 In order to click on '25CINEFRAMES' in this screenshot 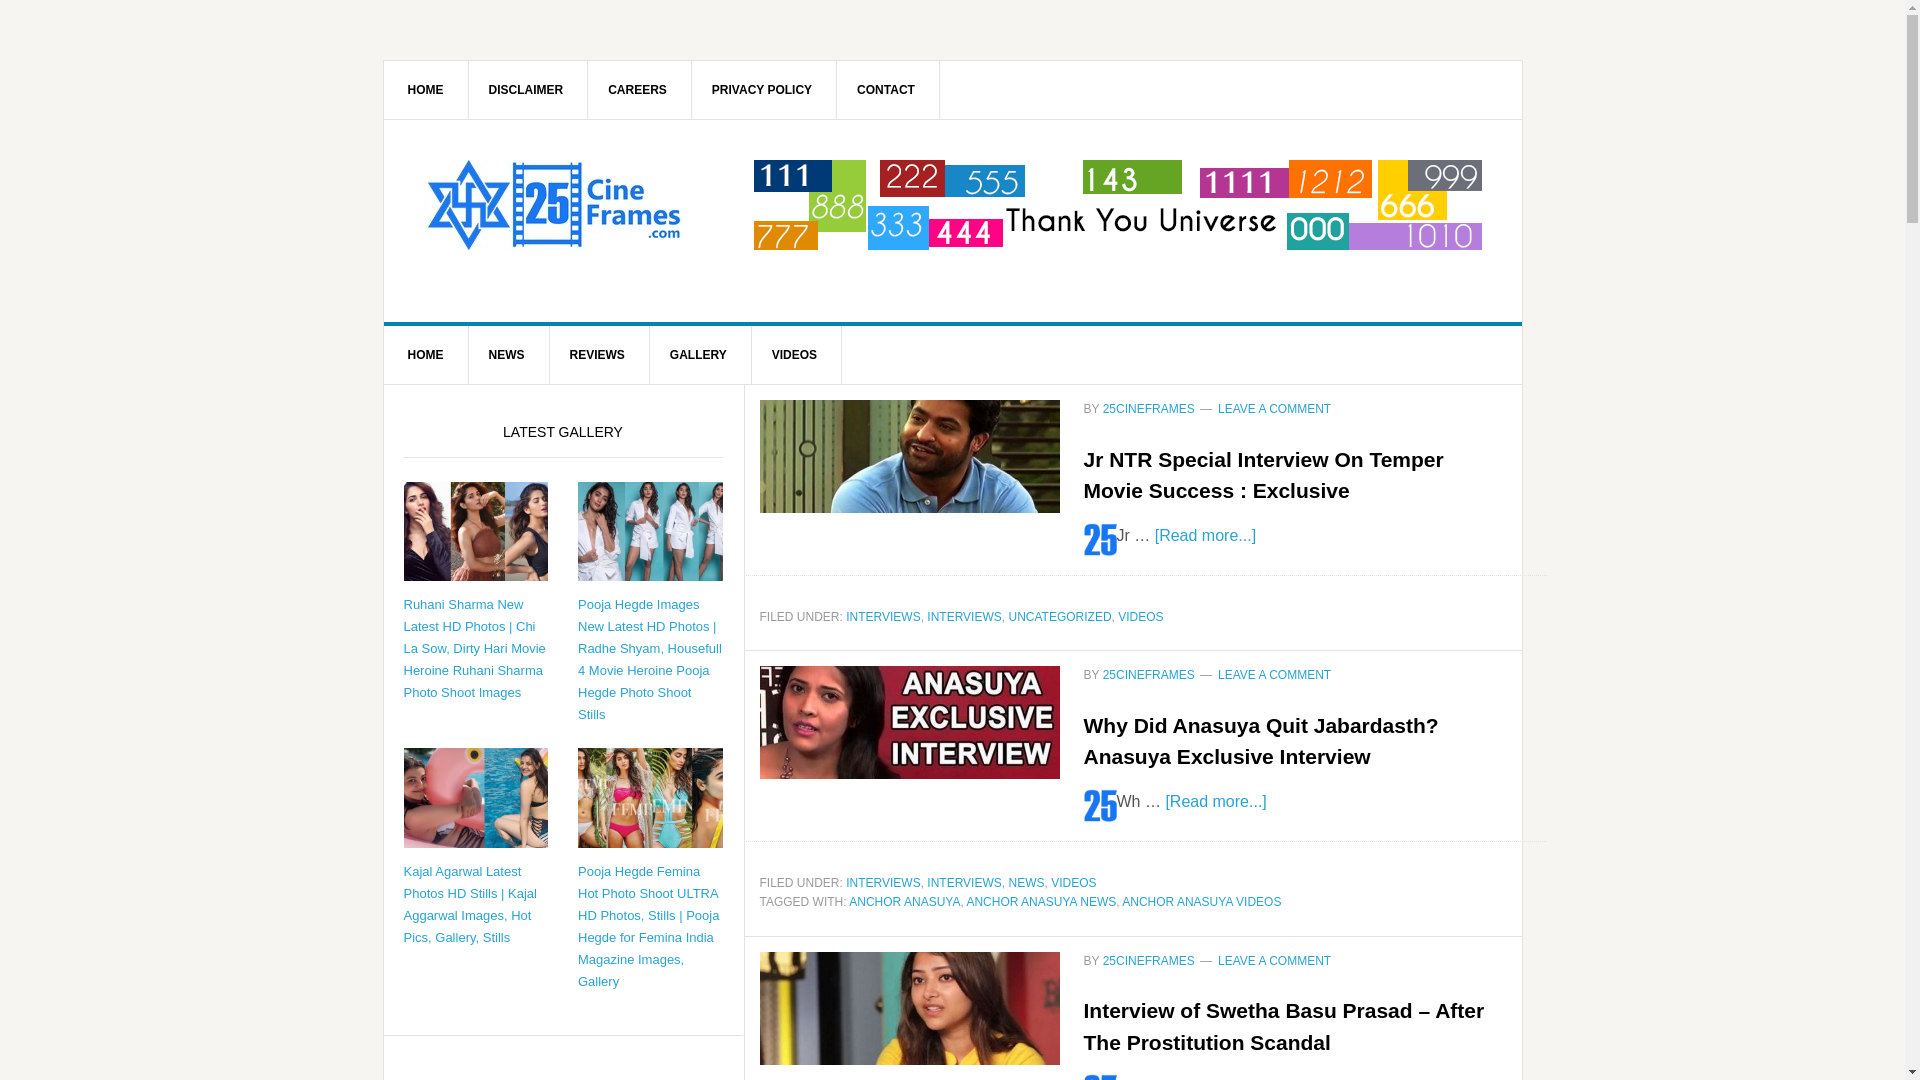, I will do `click(1148, 407)`.